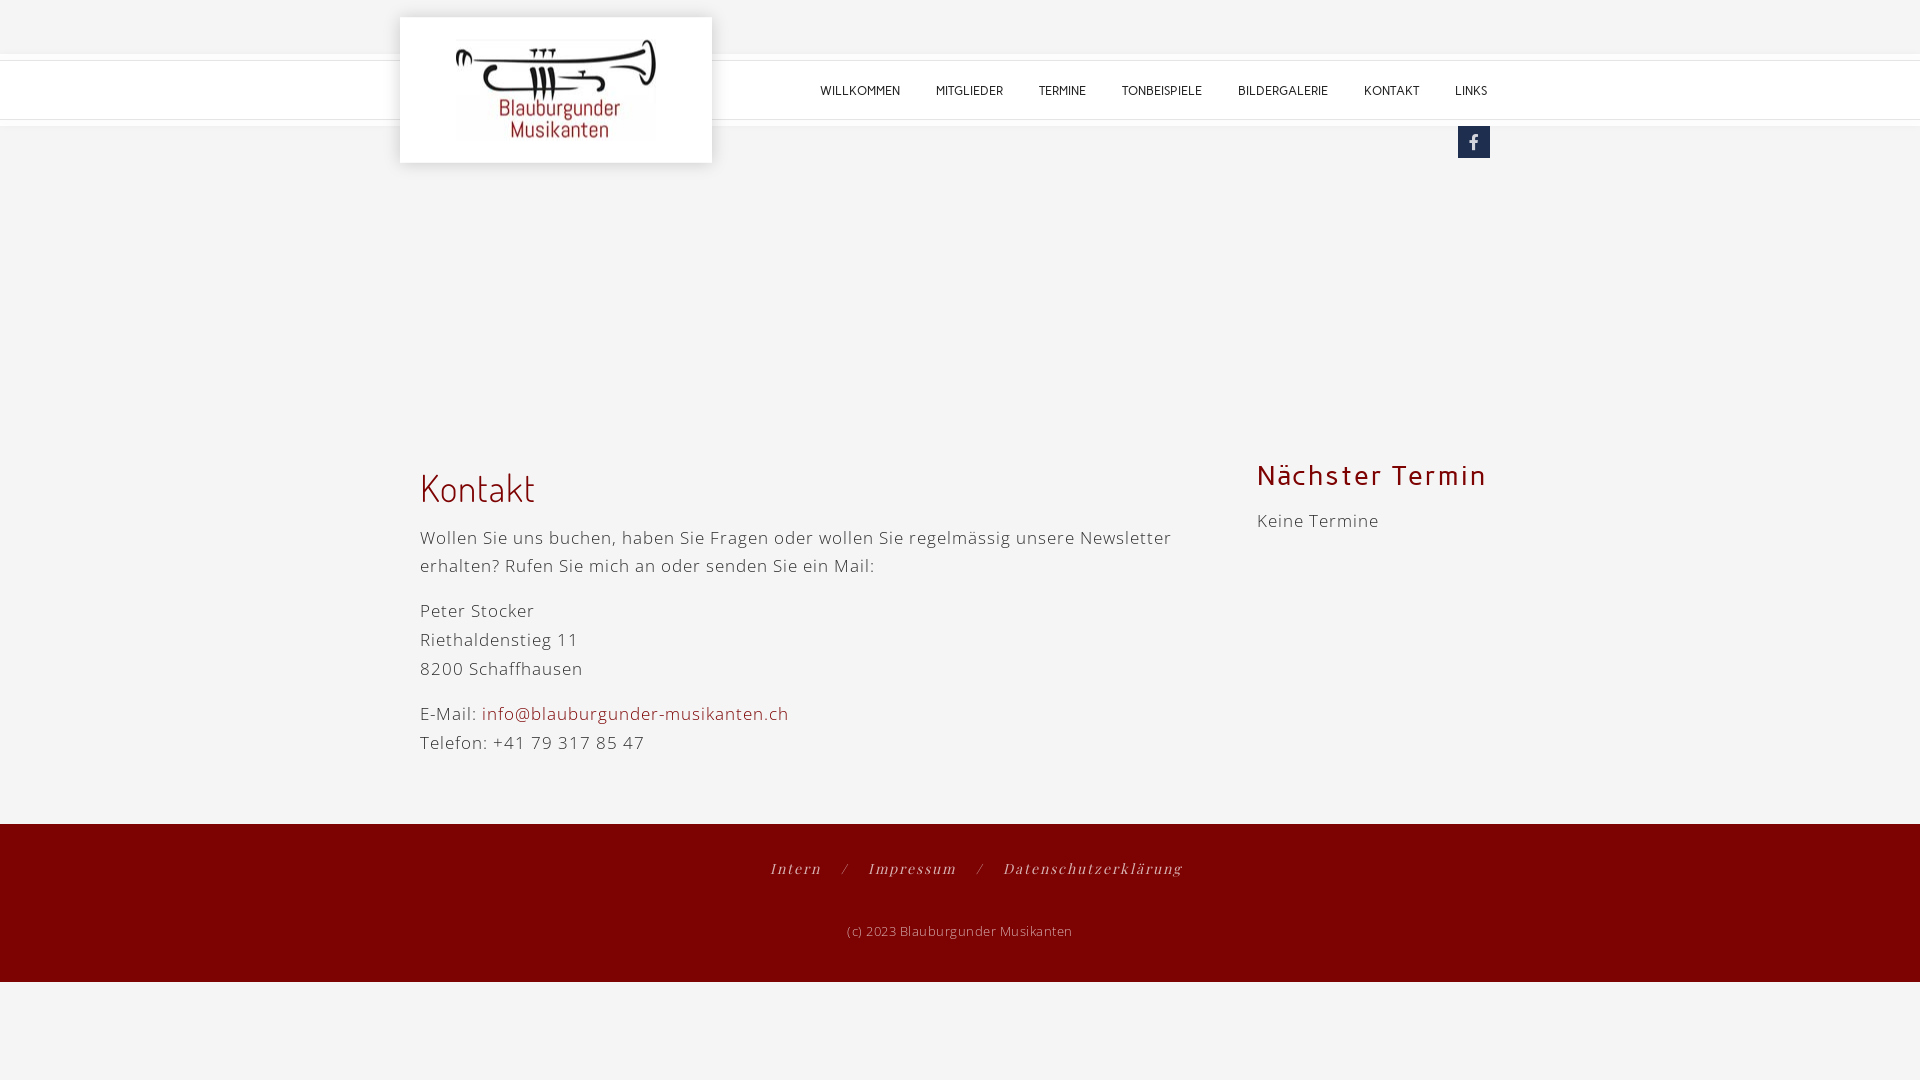 The height and width of the screenshot is (1080, 1920). What do you see at coordinates (1390, 88) in the screenshot?
I see `'KONTAKT'` at bounding box center [1390, 88].